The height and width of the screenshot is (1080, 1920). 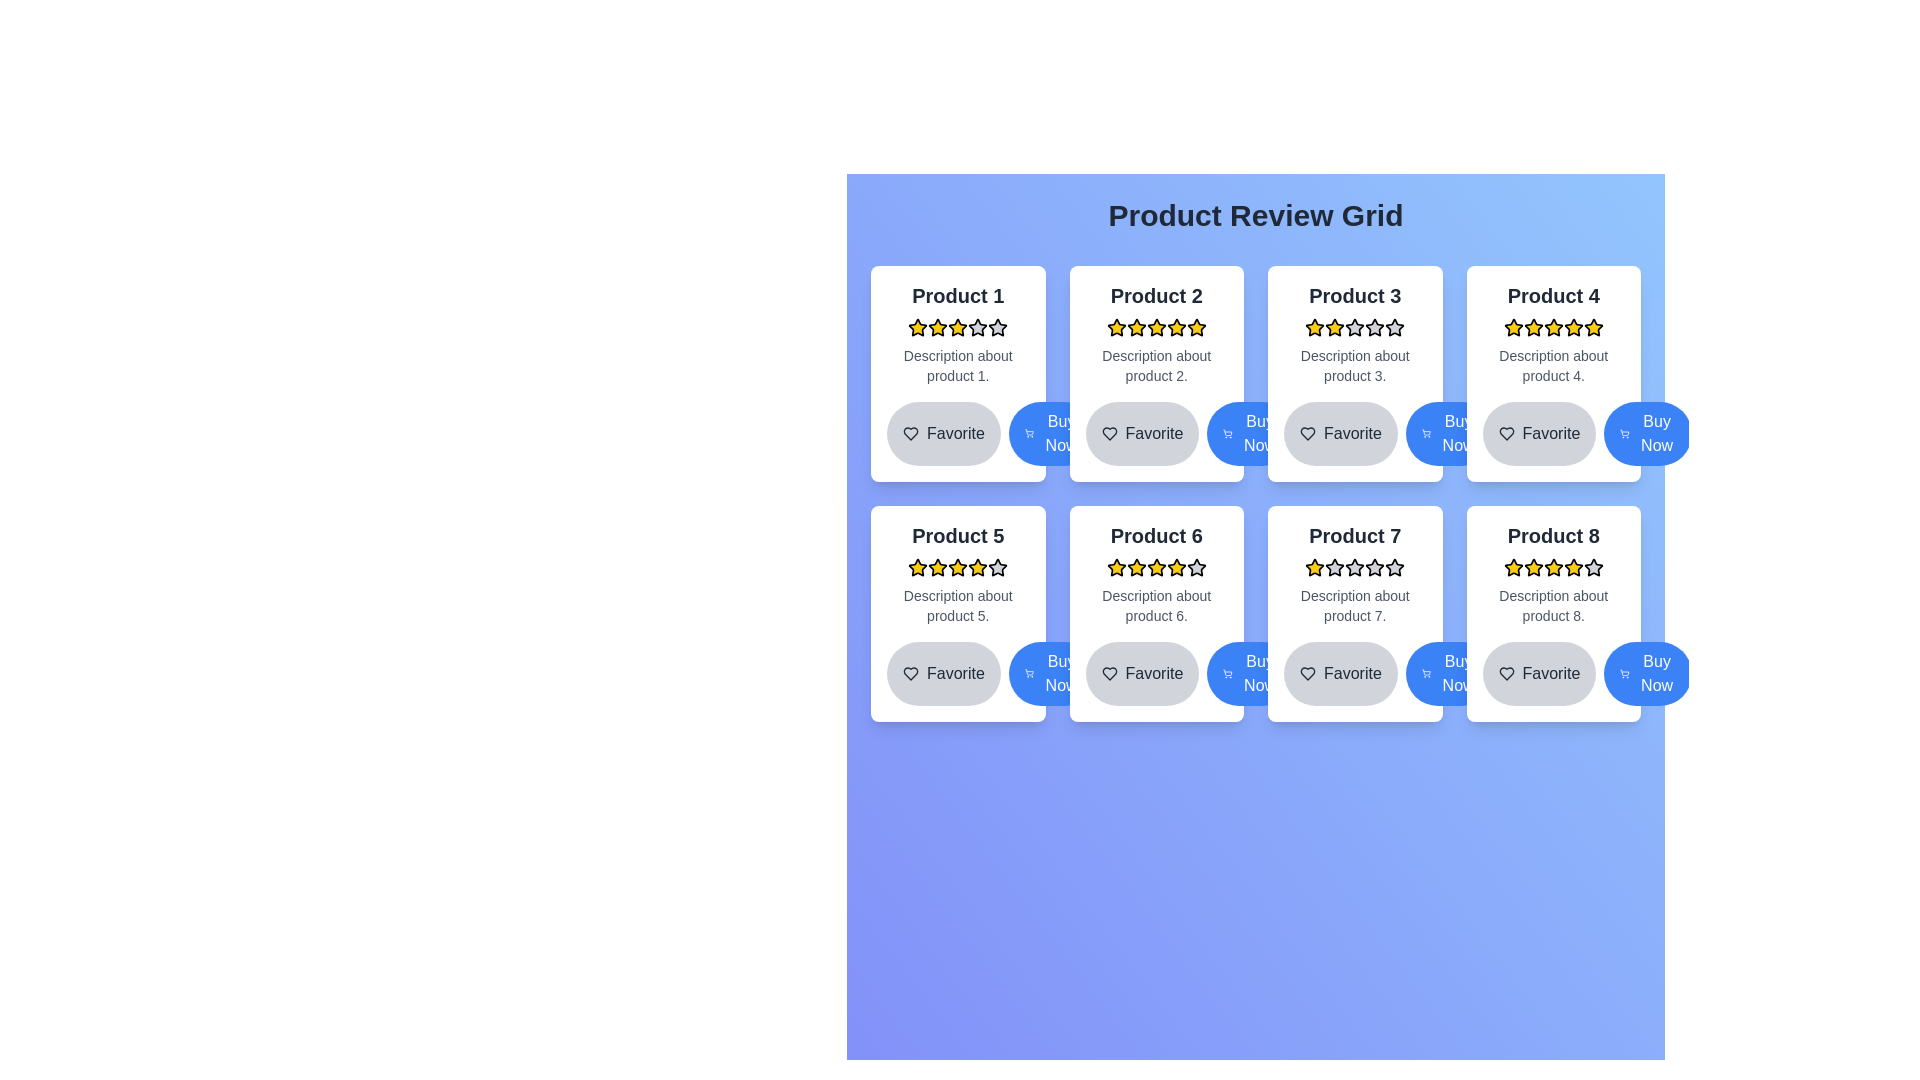 What do you see at coordinates (1335, 326) in the screenshot?
I see `the second star icon in the rating system for 'Product 3' which is styled with a yellow fill and a black outline` at bounding box center [1335, 326].